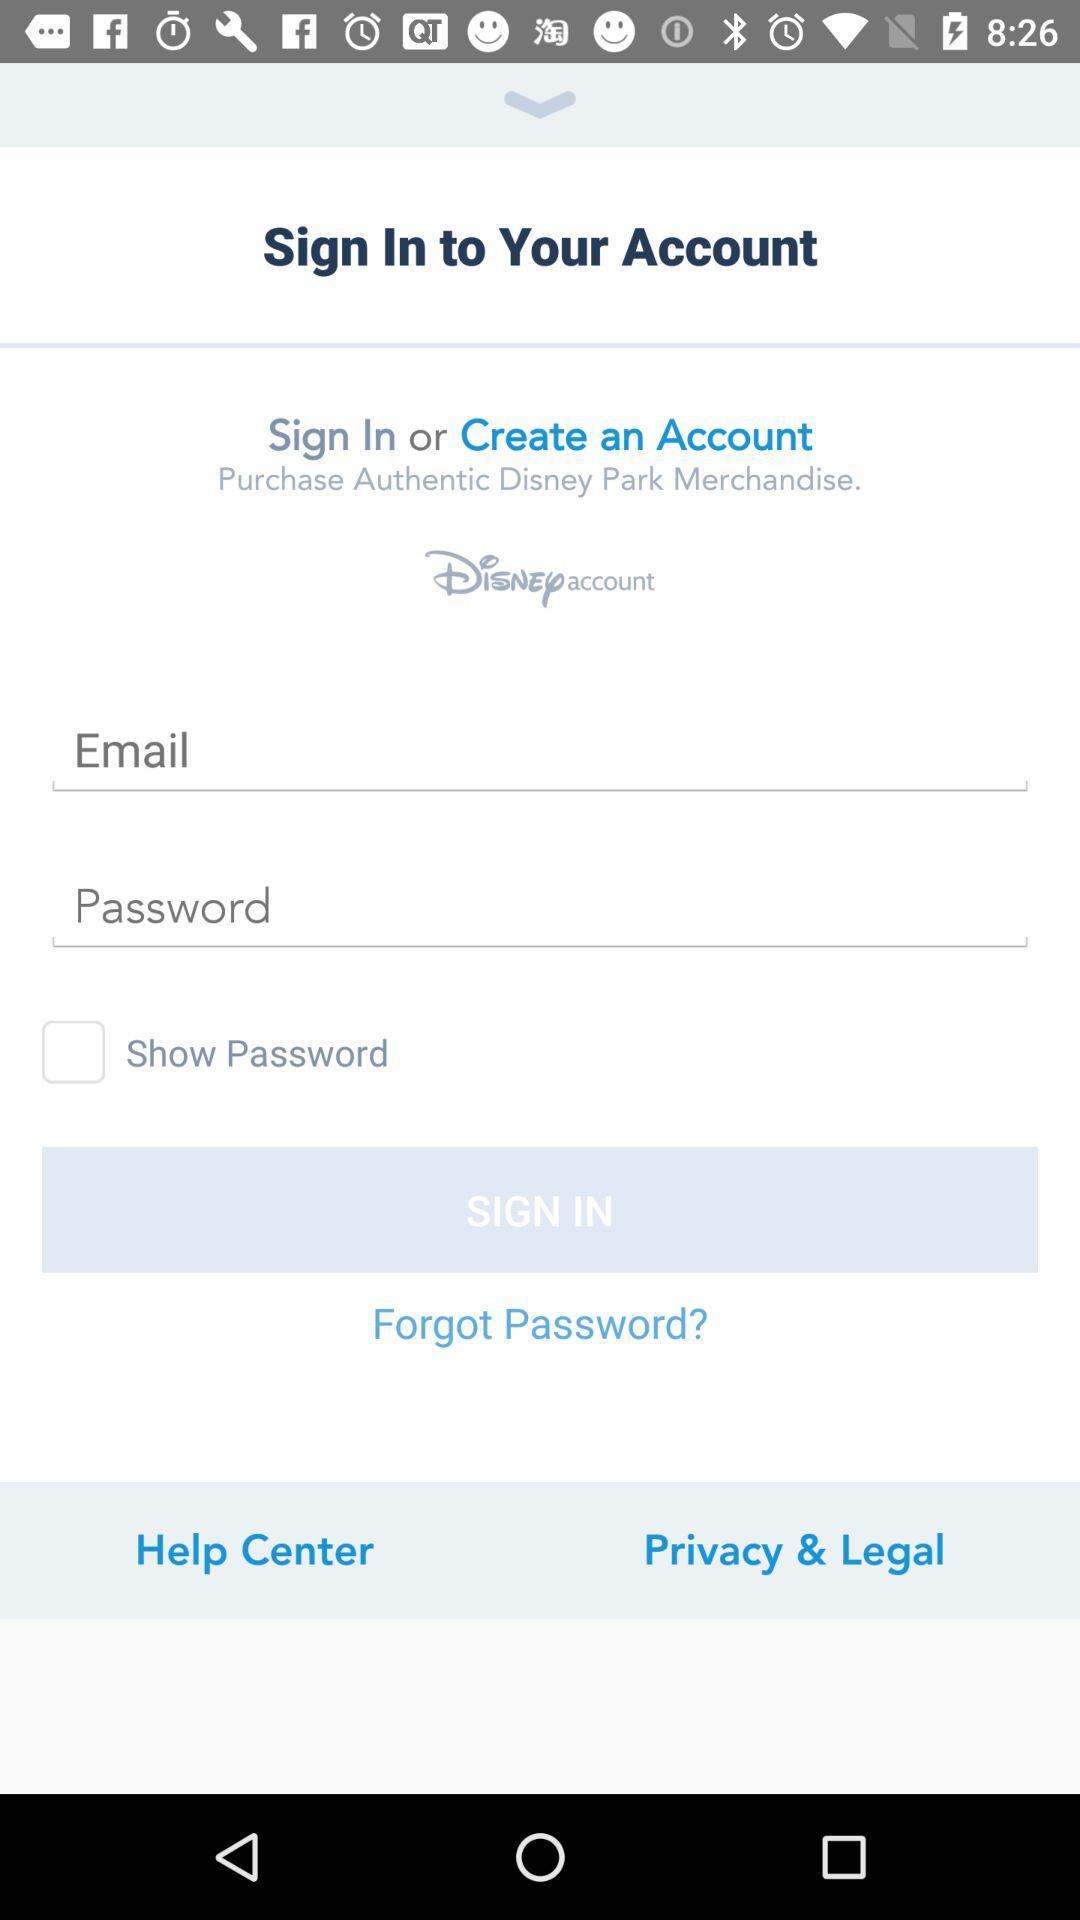 The image size is (1080, 1920). I want to click on the icon at the bottom left corner, so click(253, 1549).